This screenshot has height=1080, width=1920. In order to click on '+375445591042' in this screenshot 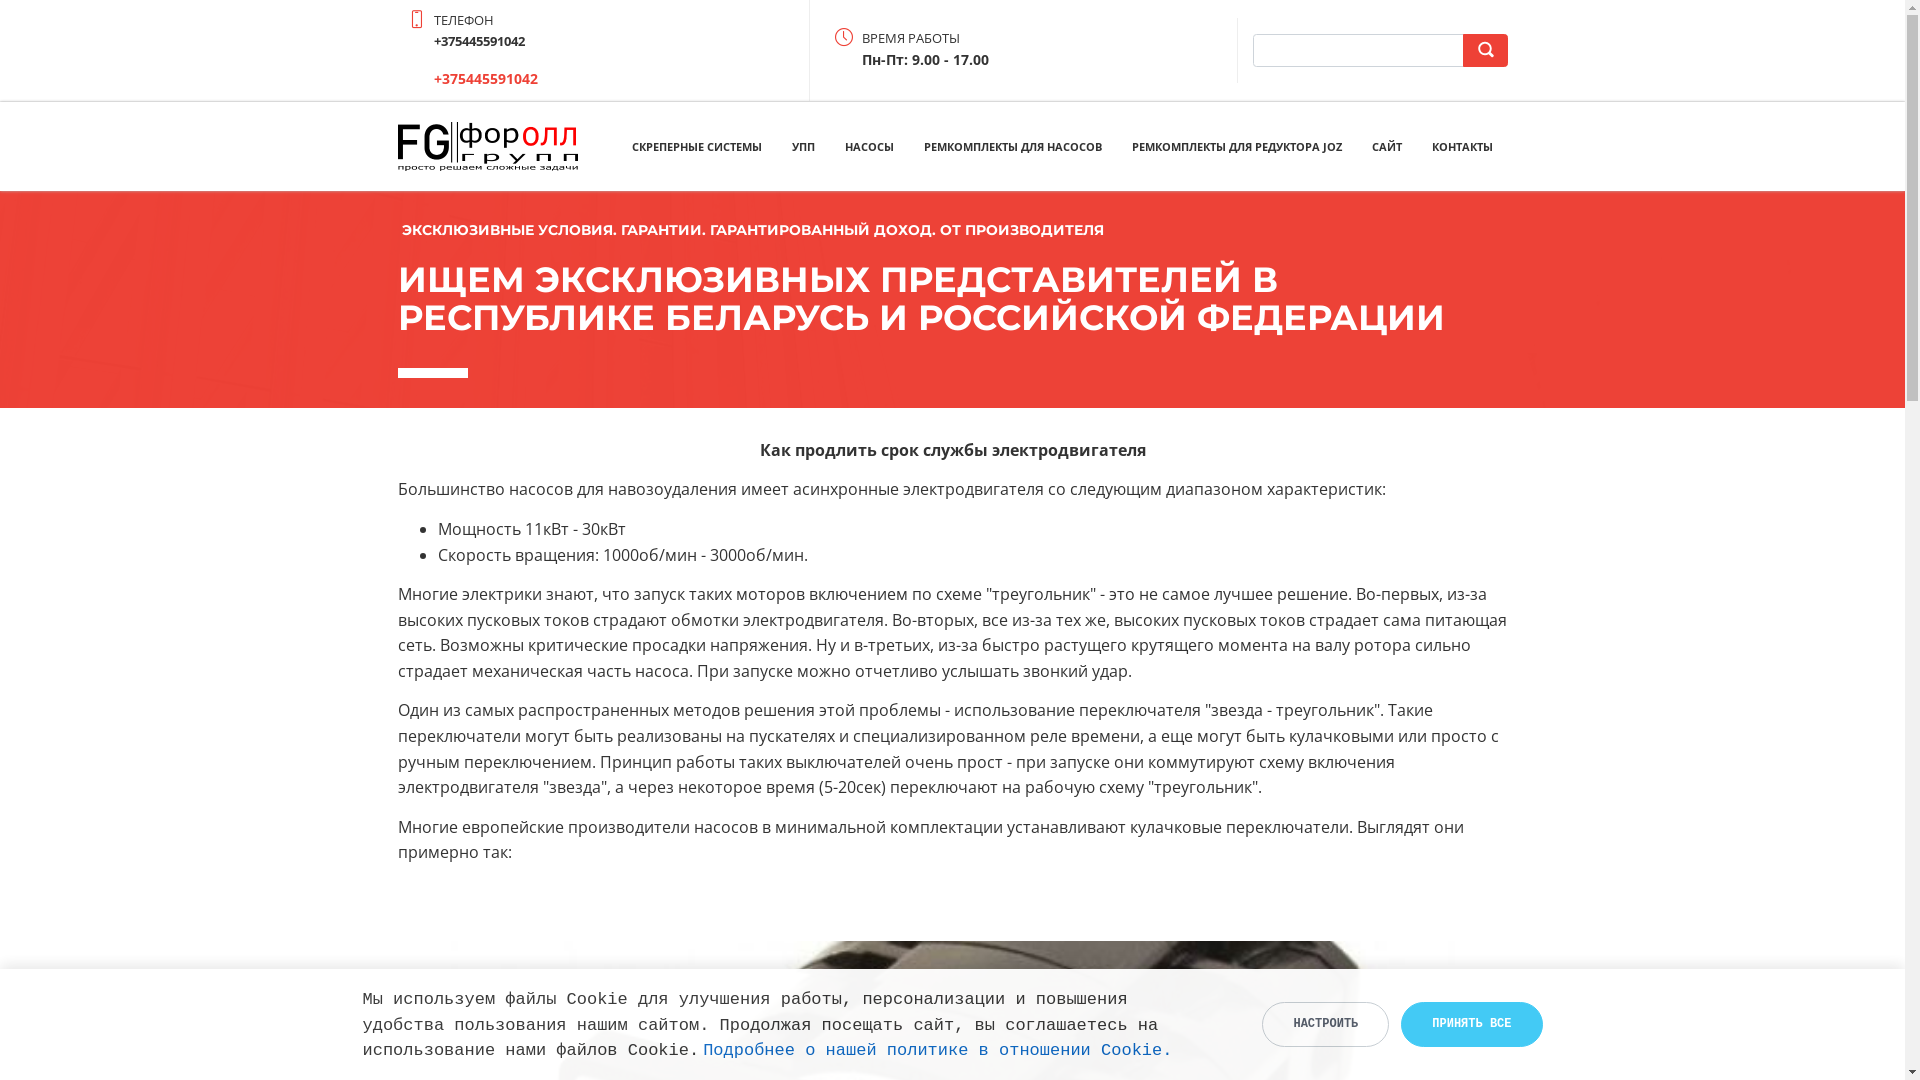, I will do `click(432, 77)`.